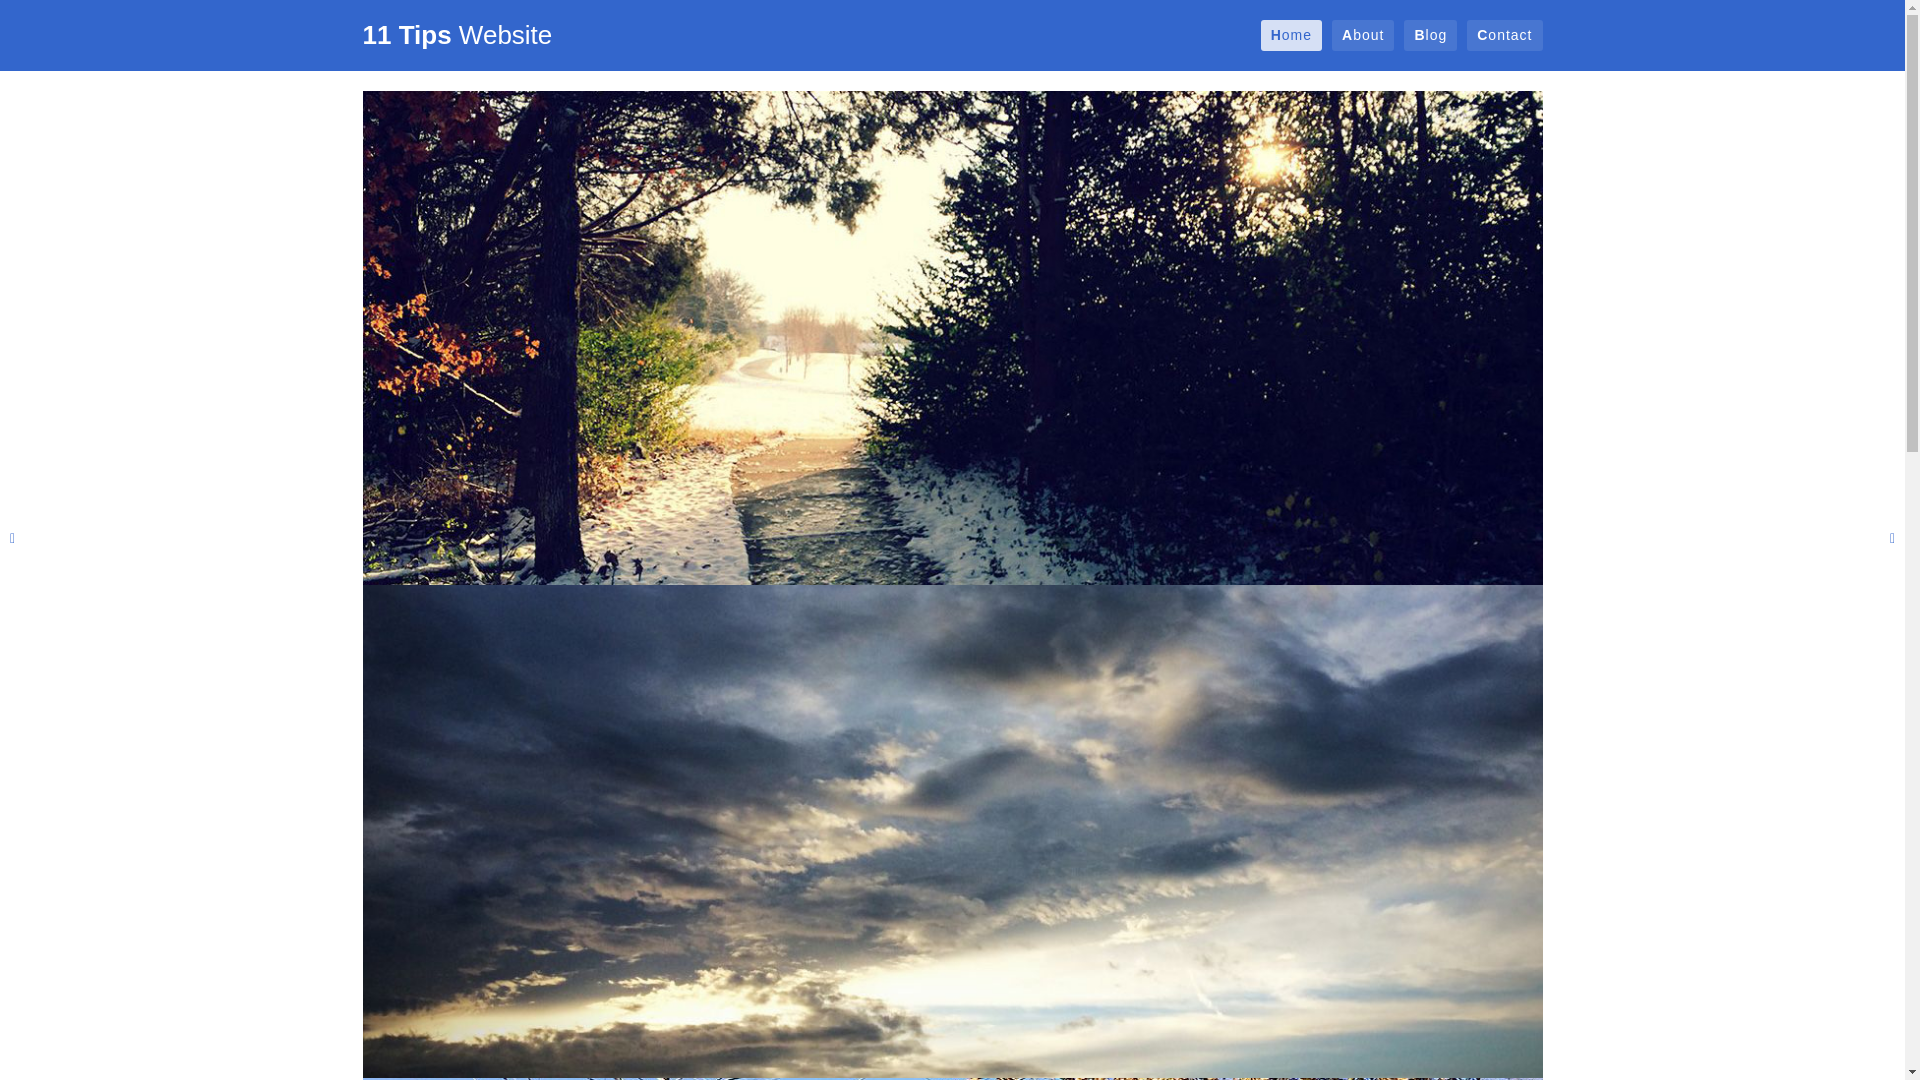 The image size is (1920, 1080). What do you see at coordinates (1362, 35) in the screenshot?
I see `'About'` at bounding box center [1362, 35].